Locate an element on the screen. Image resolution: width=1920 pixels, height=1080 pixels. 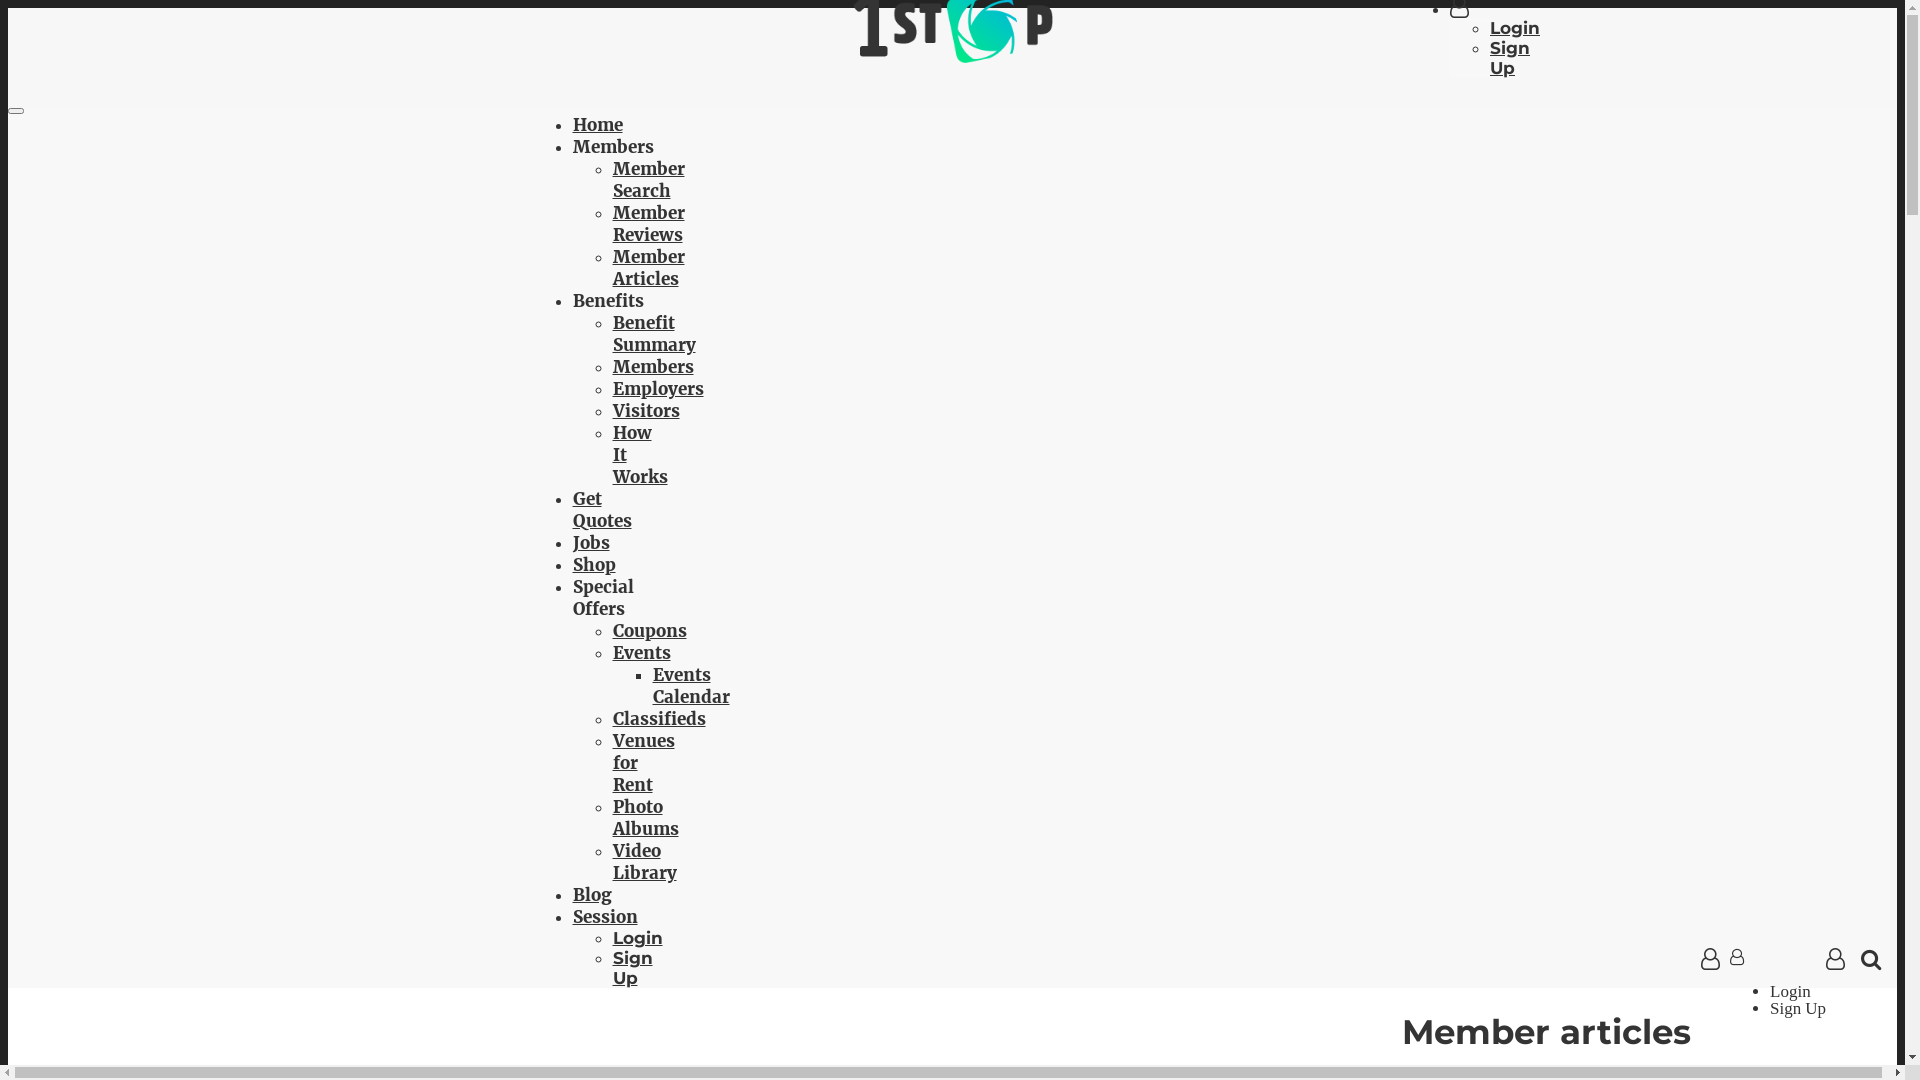
'Photo Albums' is located at coordinates (610, 817).